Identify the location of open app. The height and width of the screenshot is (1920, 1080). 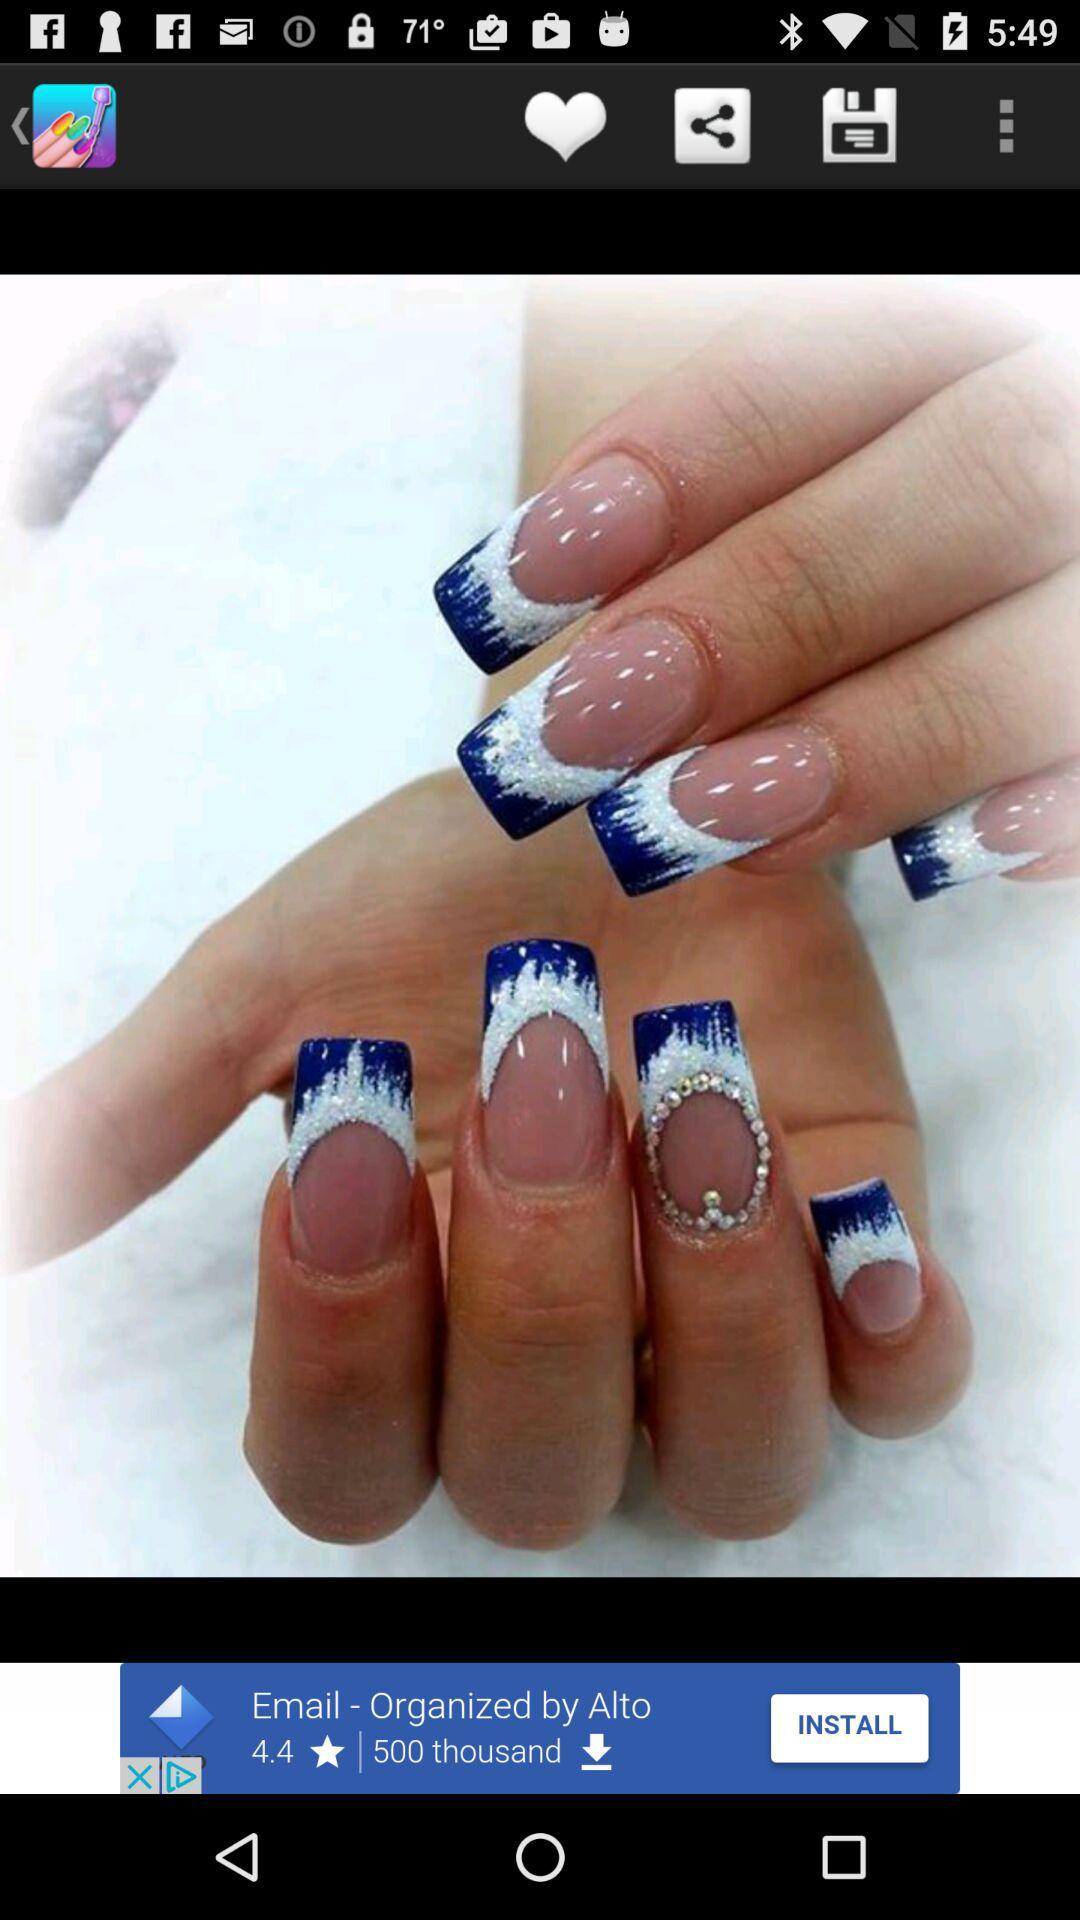
(540, 1727).